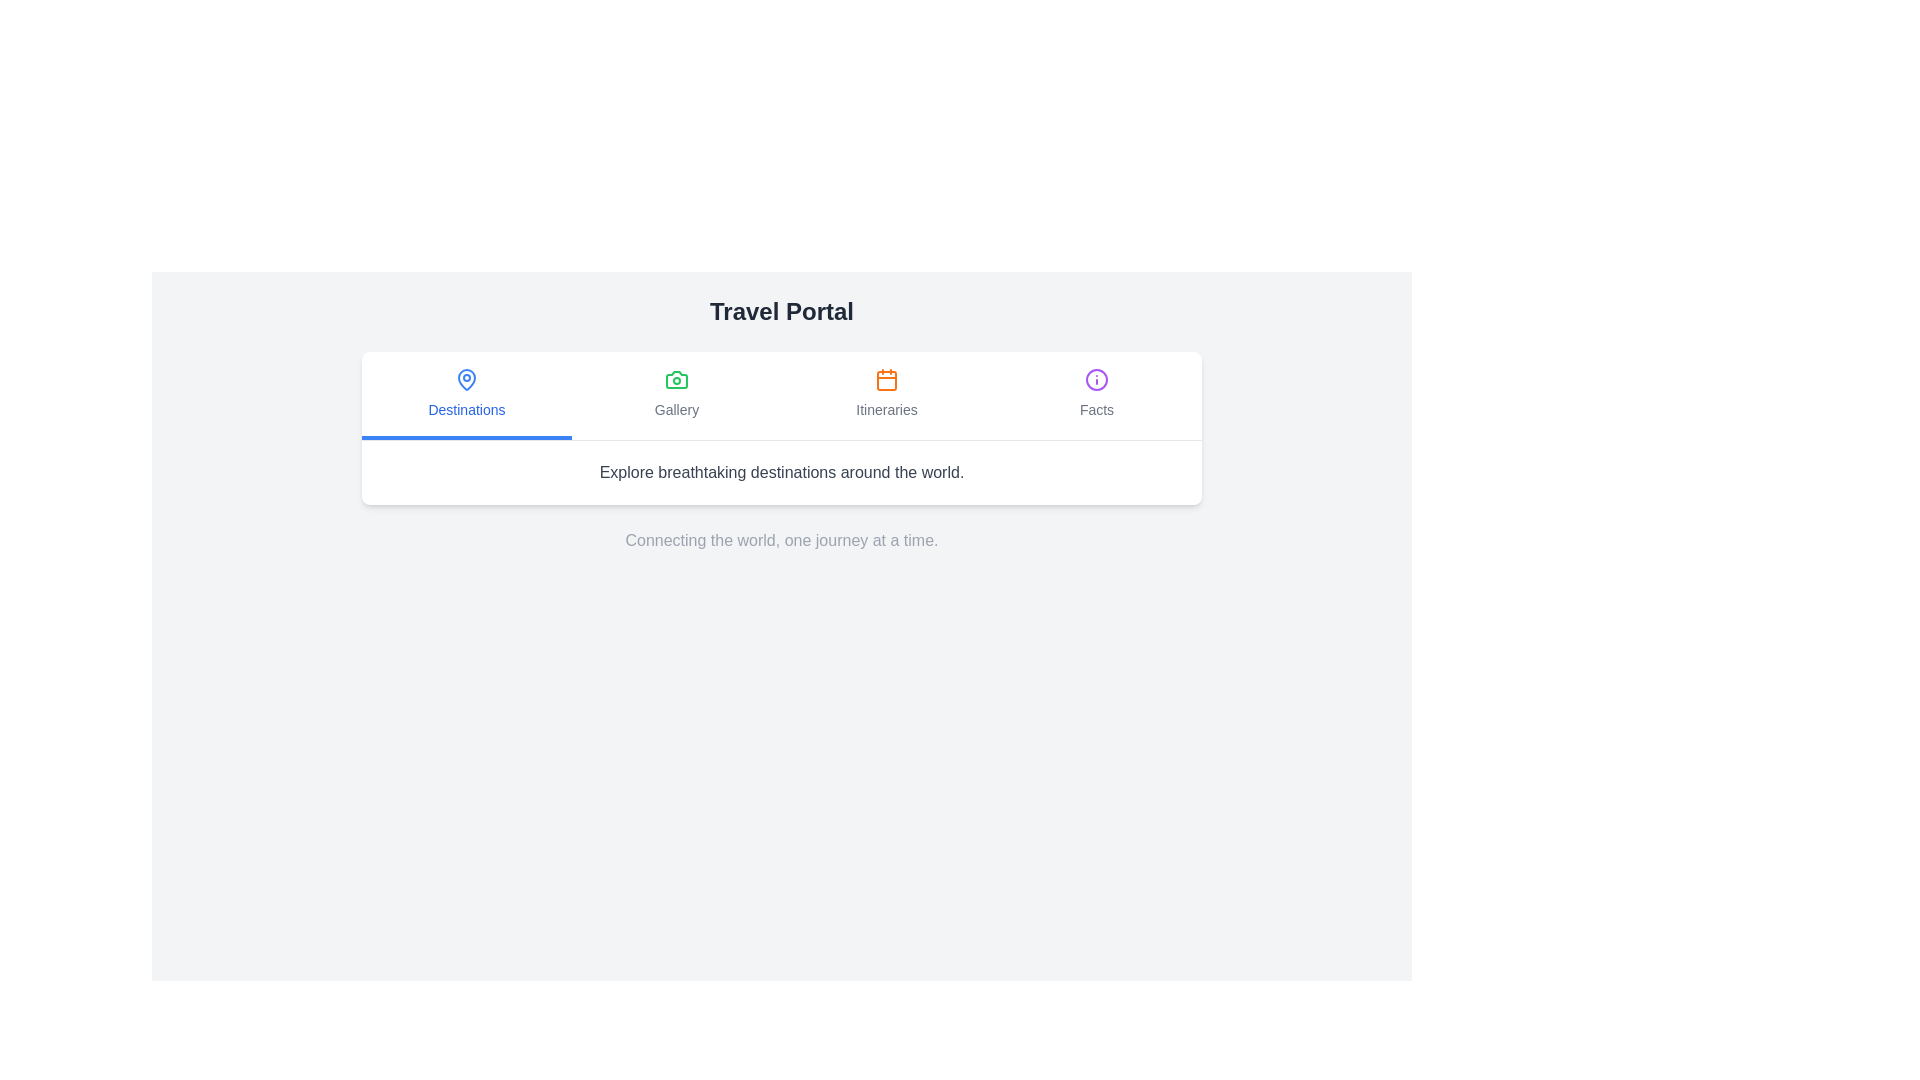 This screenshot has width=1920, height=1080. I want to click on the navigation link labeled 'Facts' which features an icon of a circle with an 'i' symbol in purple, positioned as the fourth item in a horizontal navigation menu, so click(1096, 393).